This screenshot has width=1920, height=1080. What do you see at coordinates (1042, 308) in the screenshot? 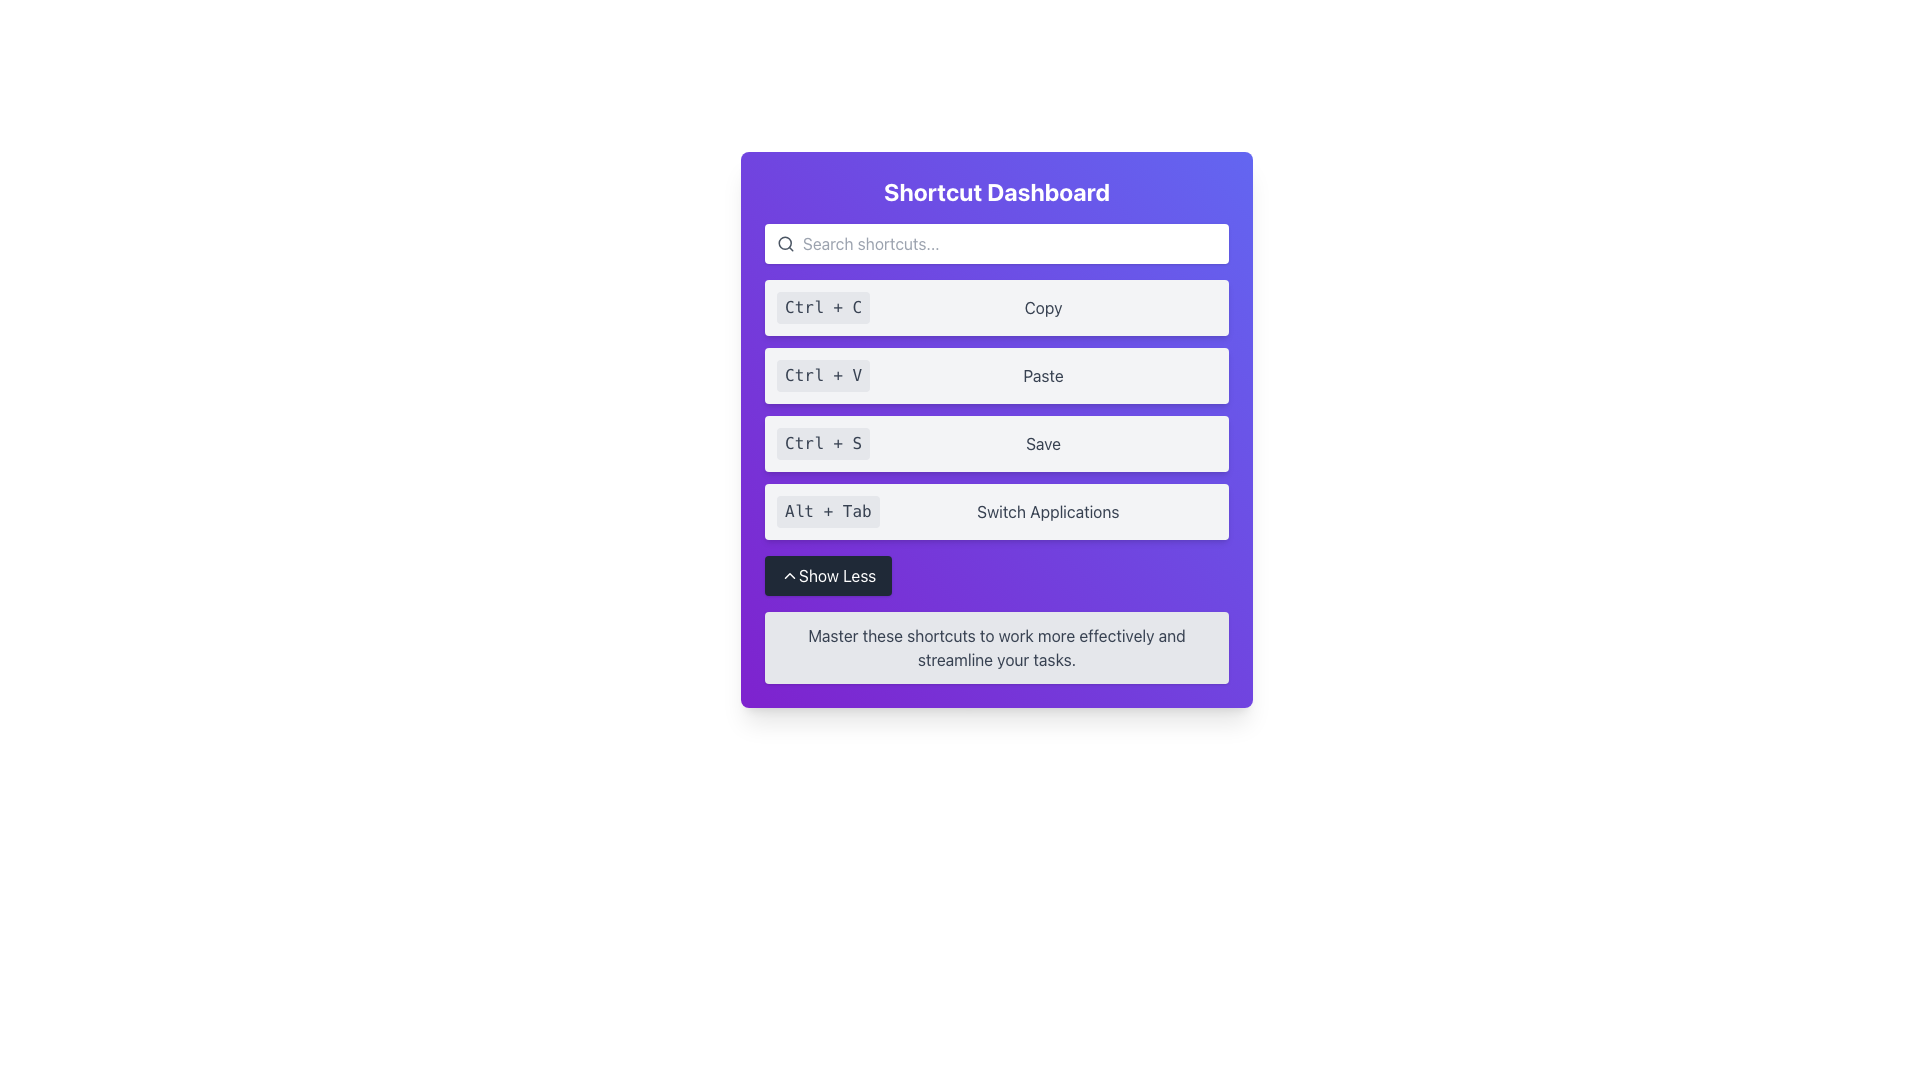
I see `the 'Copy' text label, which is styled in gray font against a light-gray background` at bounding box center [1042, 308].